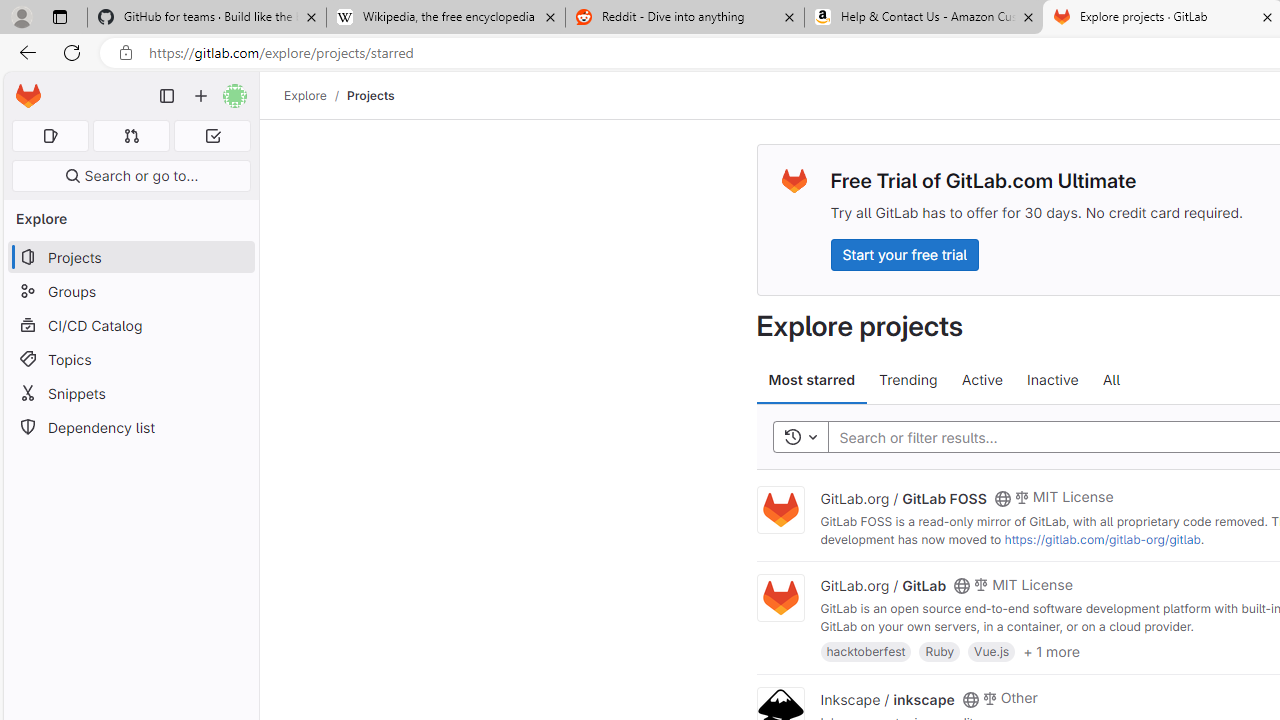  I want to click on 'hacktoberfest', so click(866, 651).